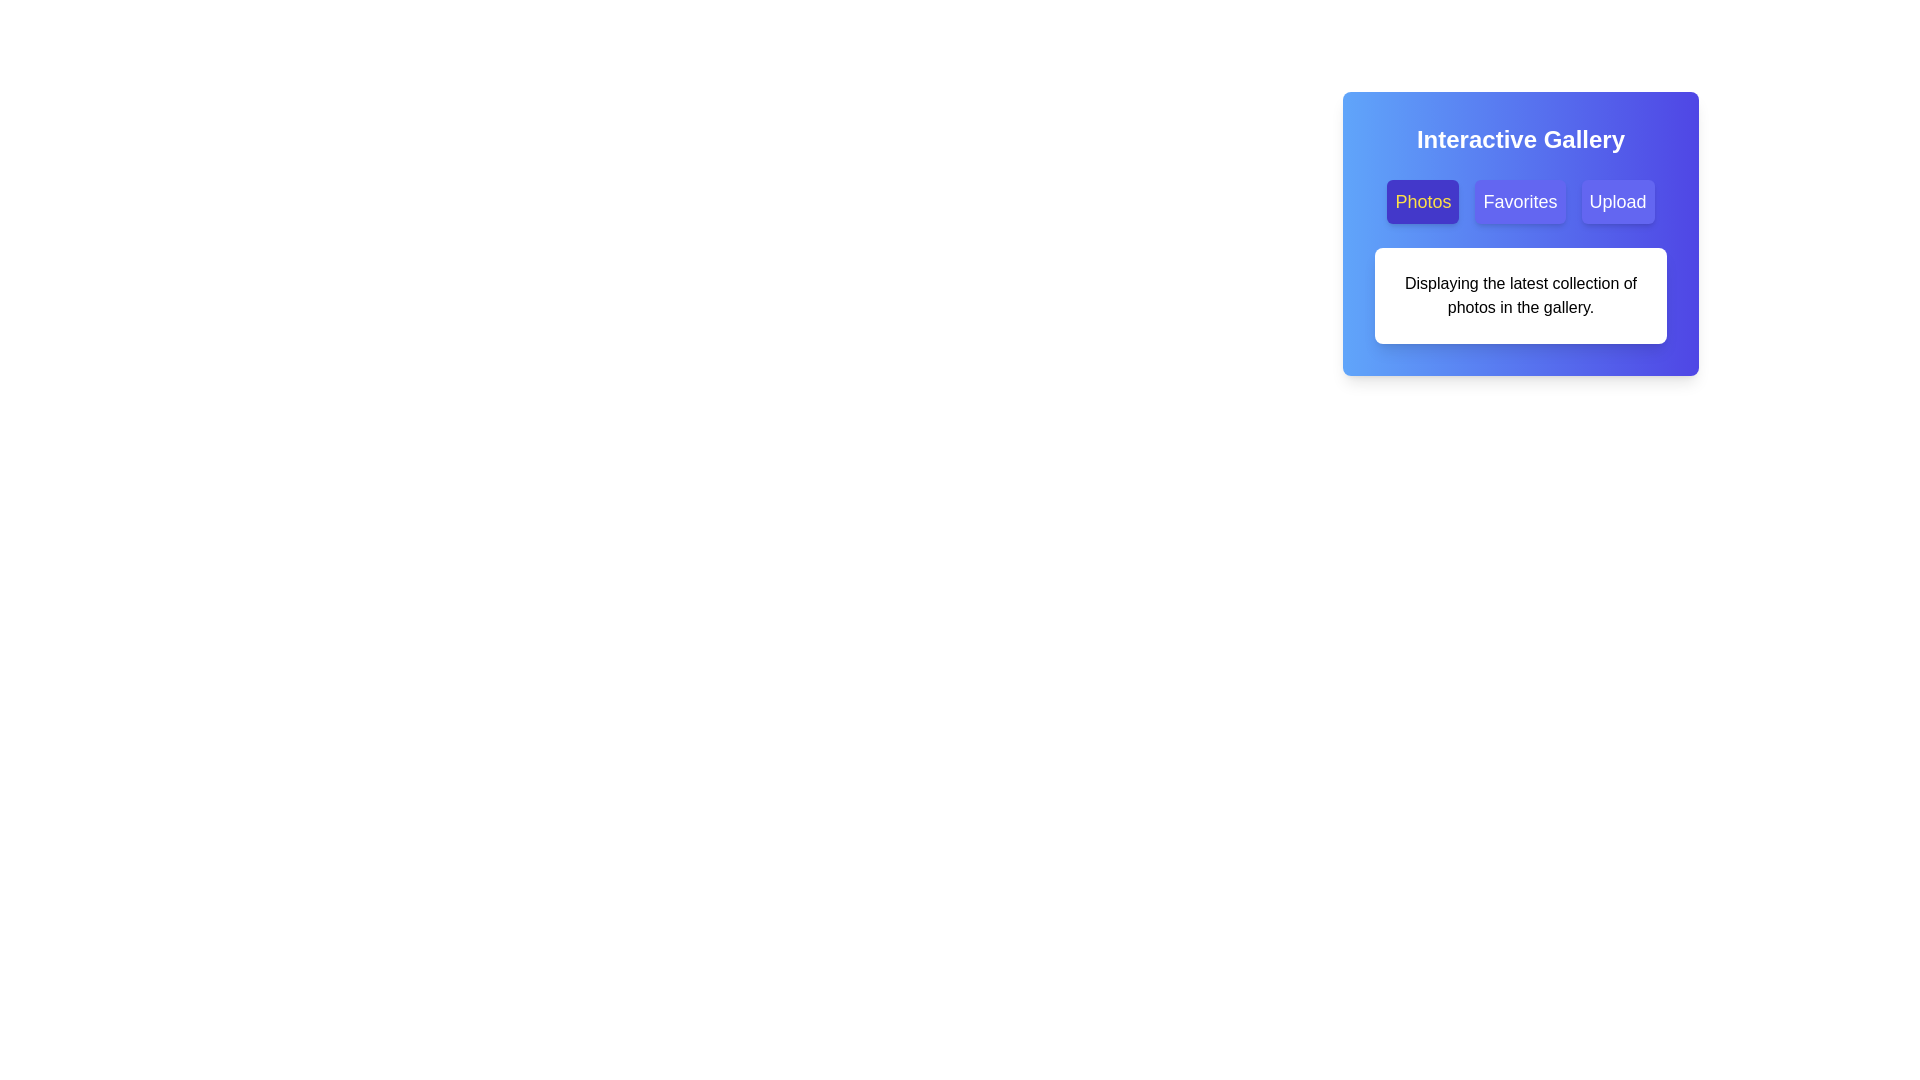  I want to click on the 'Upload' button located, so click(1617, 201).